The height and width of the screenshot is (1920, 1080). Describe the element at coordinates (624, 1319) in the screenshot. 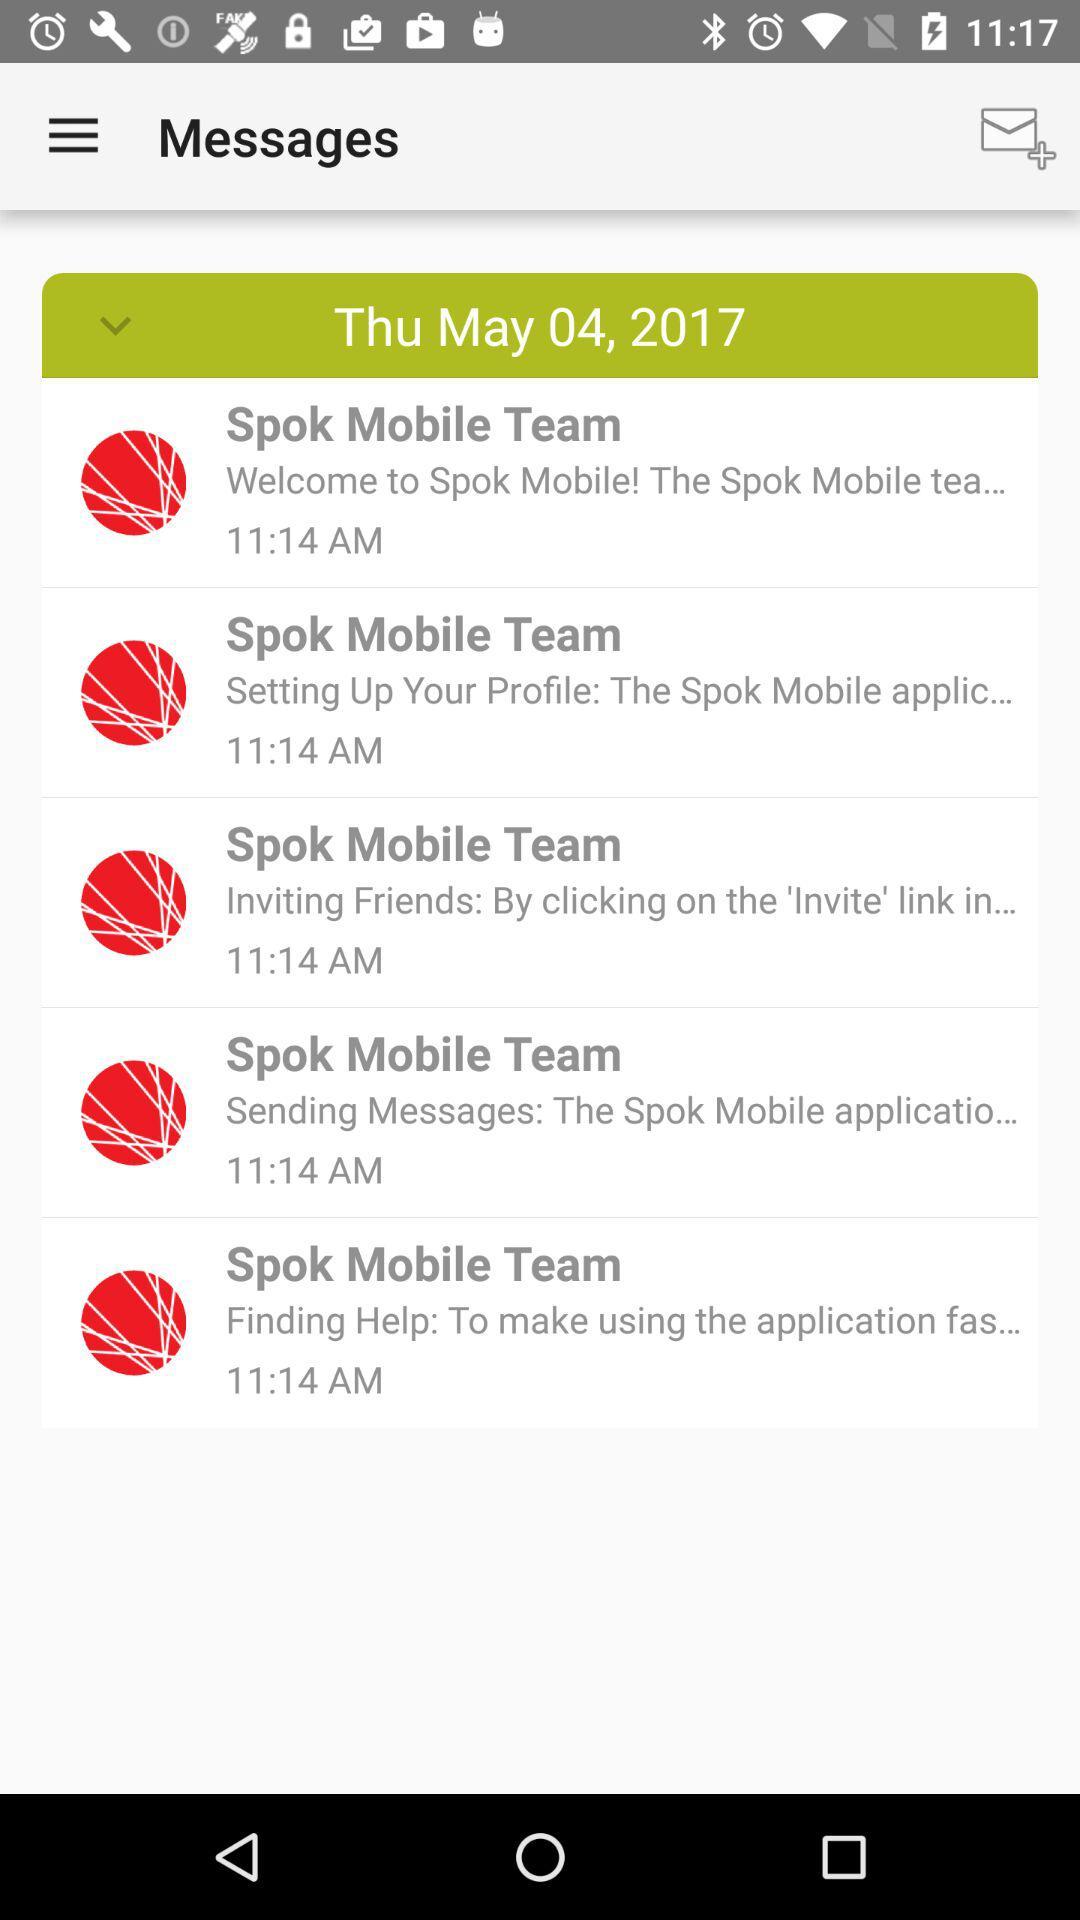

I see `the finding help to item` at that location.